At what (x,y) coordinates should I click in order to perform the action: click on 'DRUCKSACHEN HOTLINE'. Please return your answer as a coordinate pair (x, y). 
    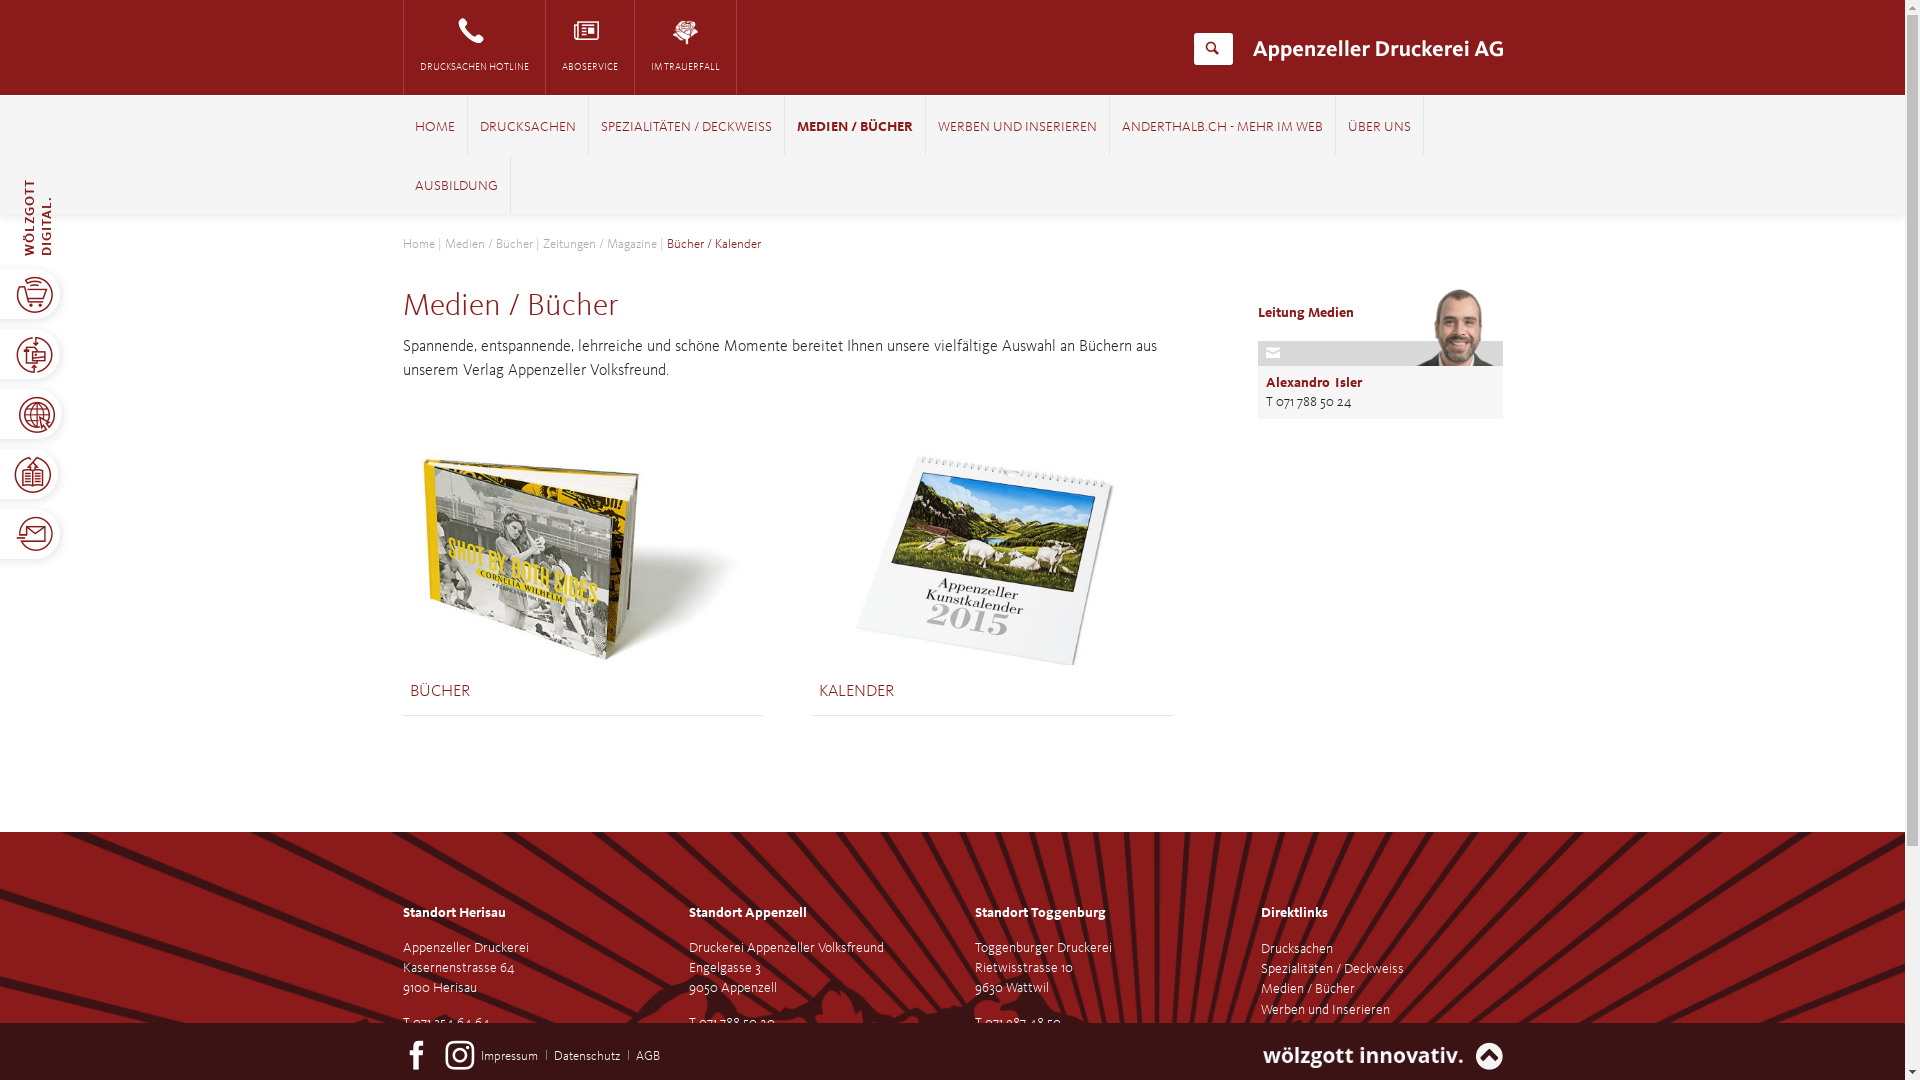
    Looking at the image, I should click on (473, 46).